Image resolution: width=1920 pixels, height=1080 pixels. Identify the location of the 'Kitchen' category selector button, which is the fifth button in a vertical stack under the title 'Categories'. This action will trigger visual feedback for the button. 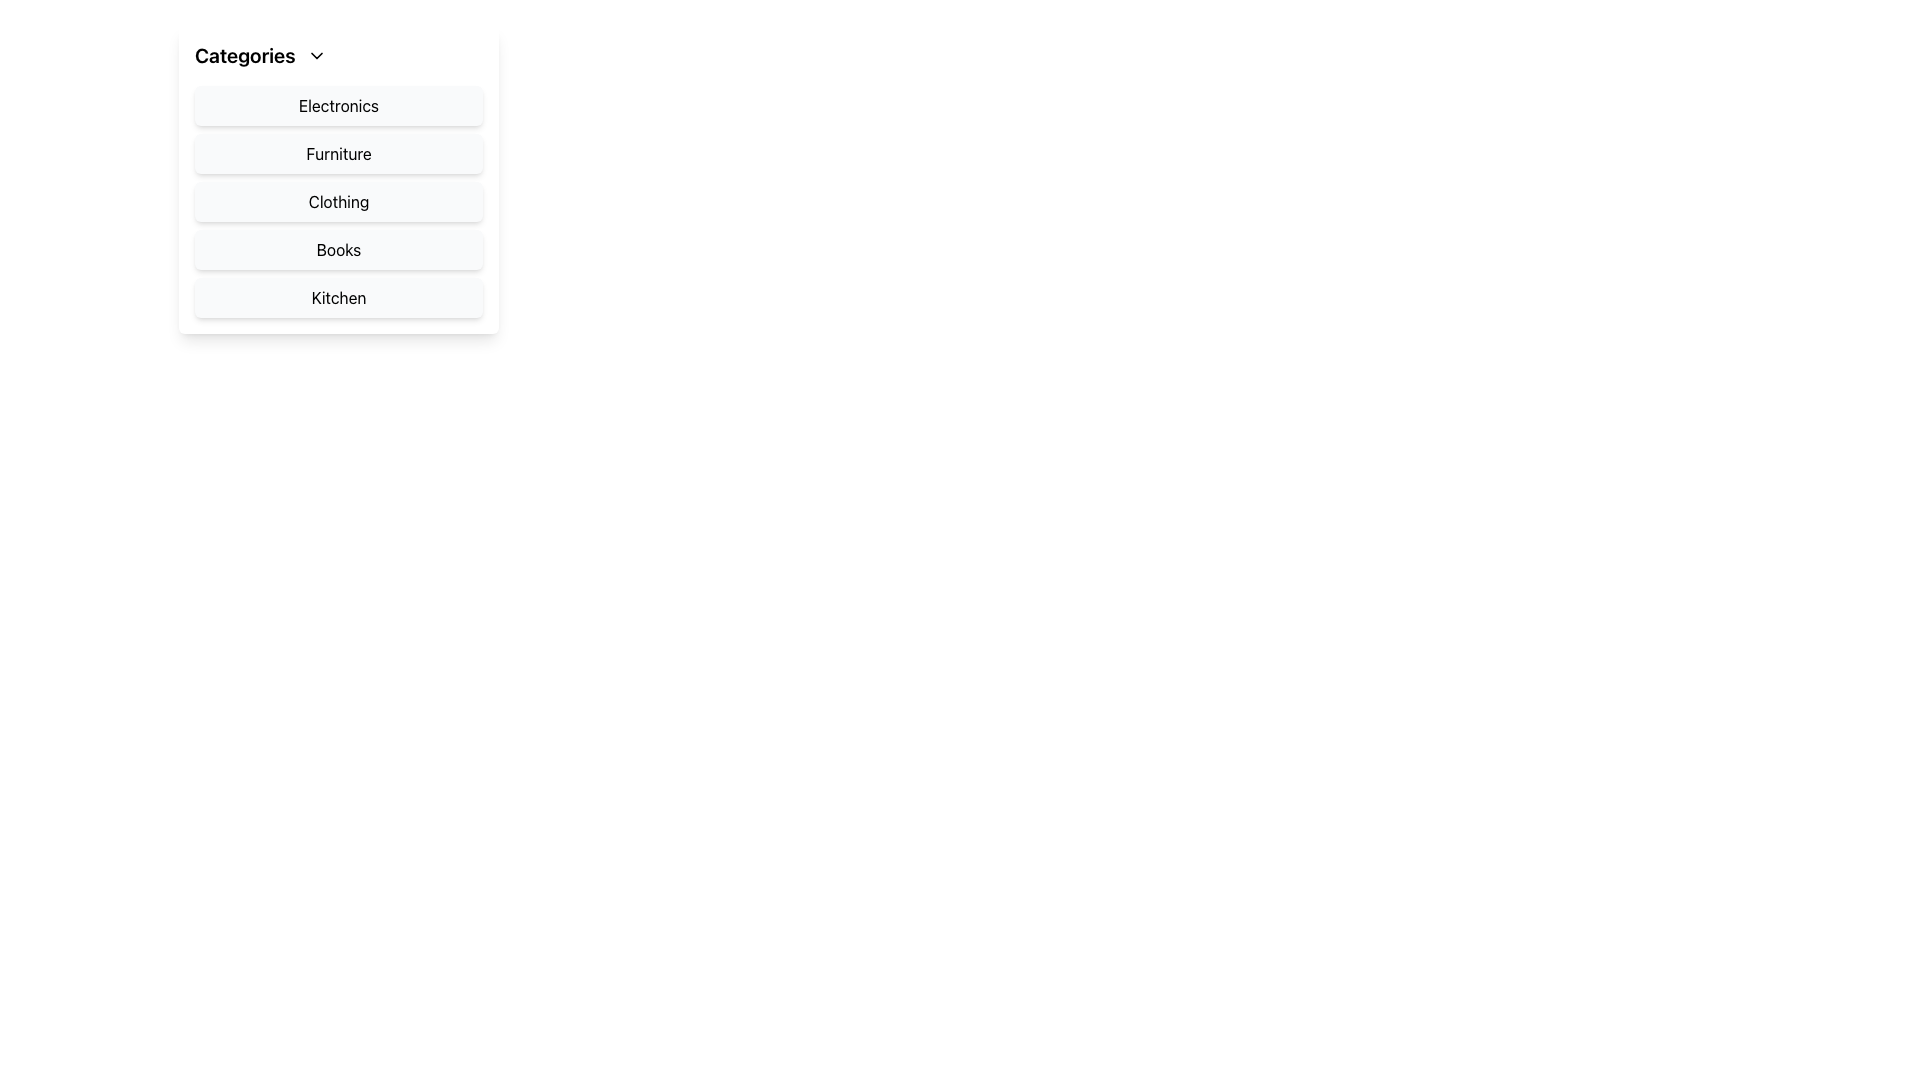
(339, 297).